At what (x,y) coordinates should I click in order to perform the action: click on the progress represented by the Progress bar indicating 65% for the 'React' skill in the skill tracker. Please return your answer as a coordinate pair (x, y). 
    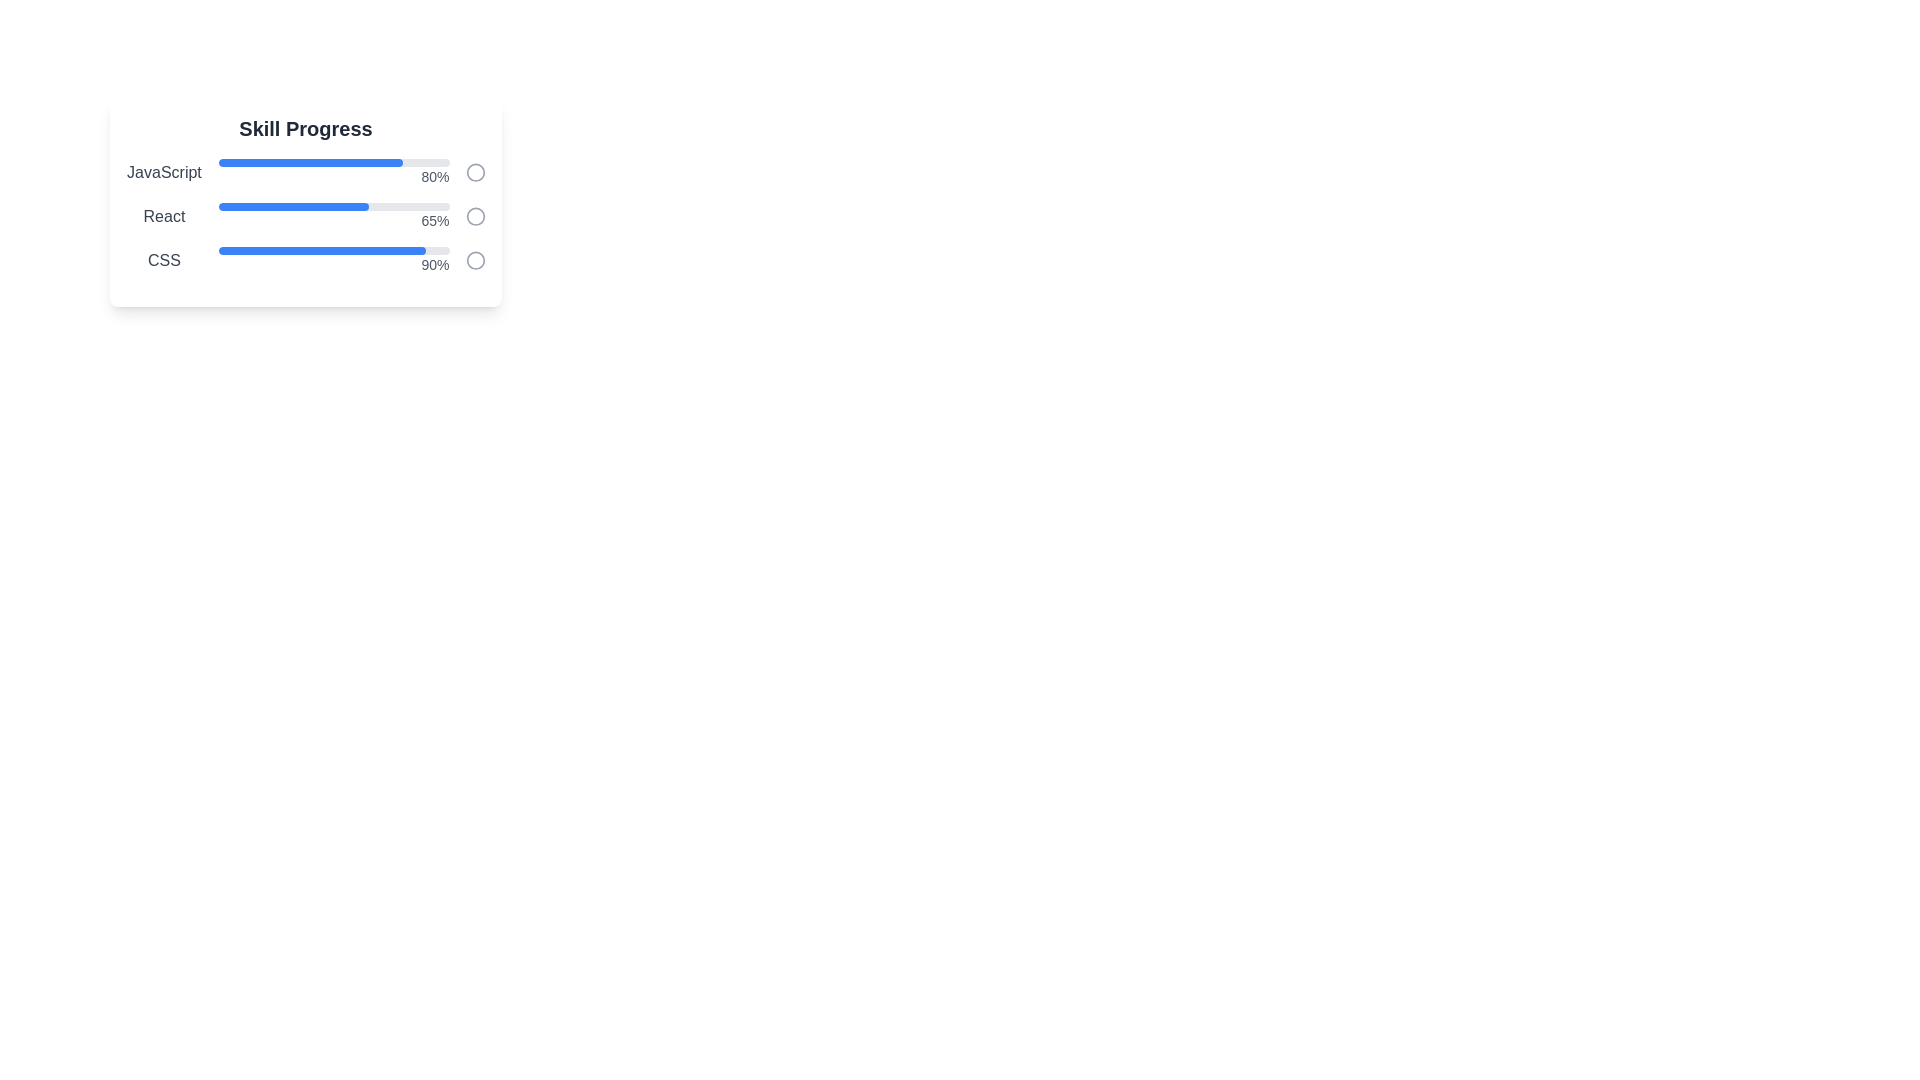
    Looking at the image, I should click on (292, 207).